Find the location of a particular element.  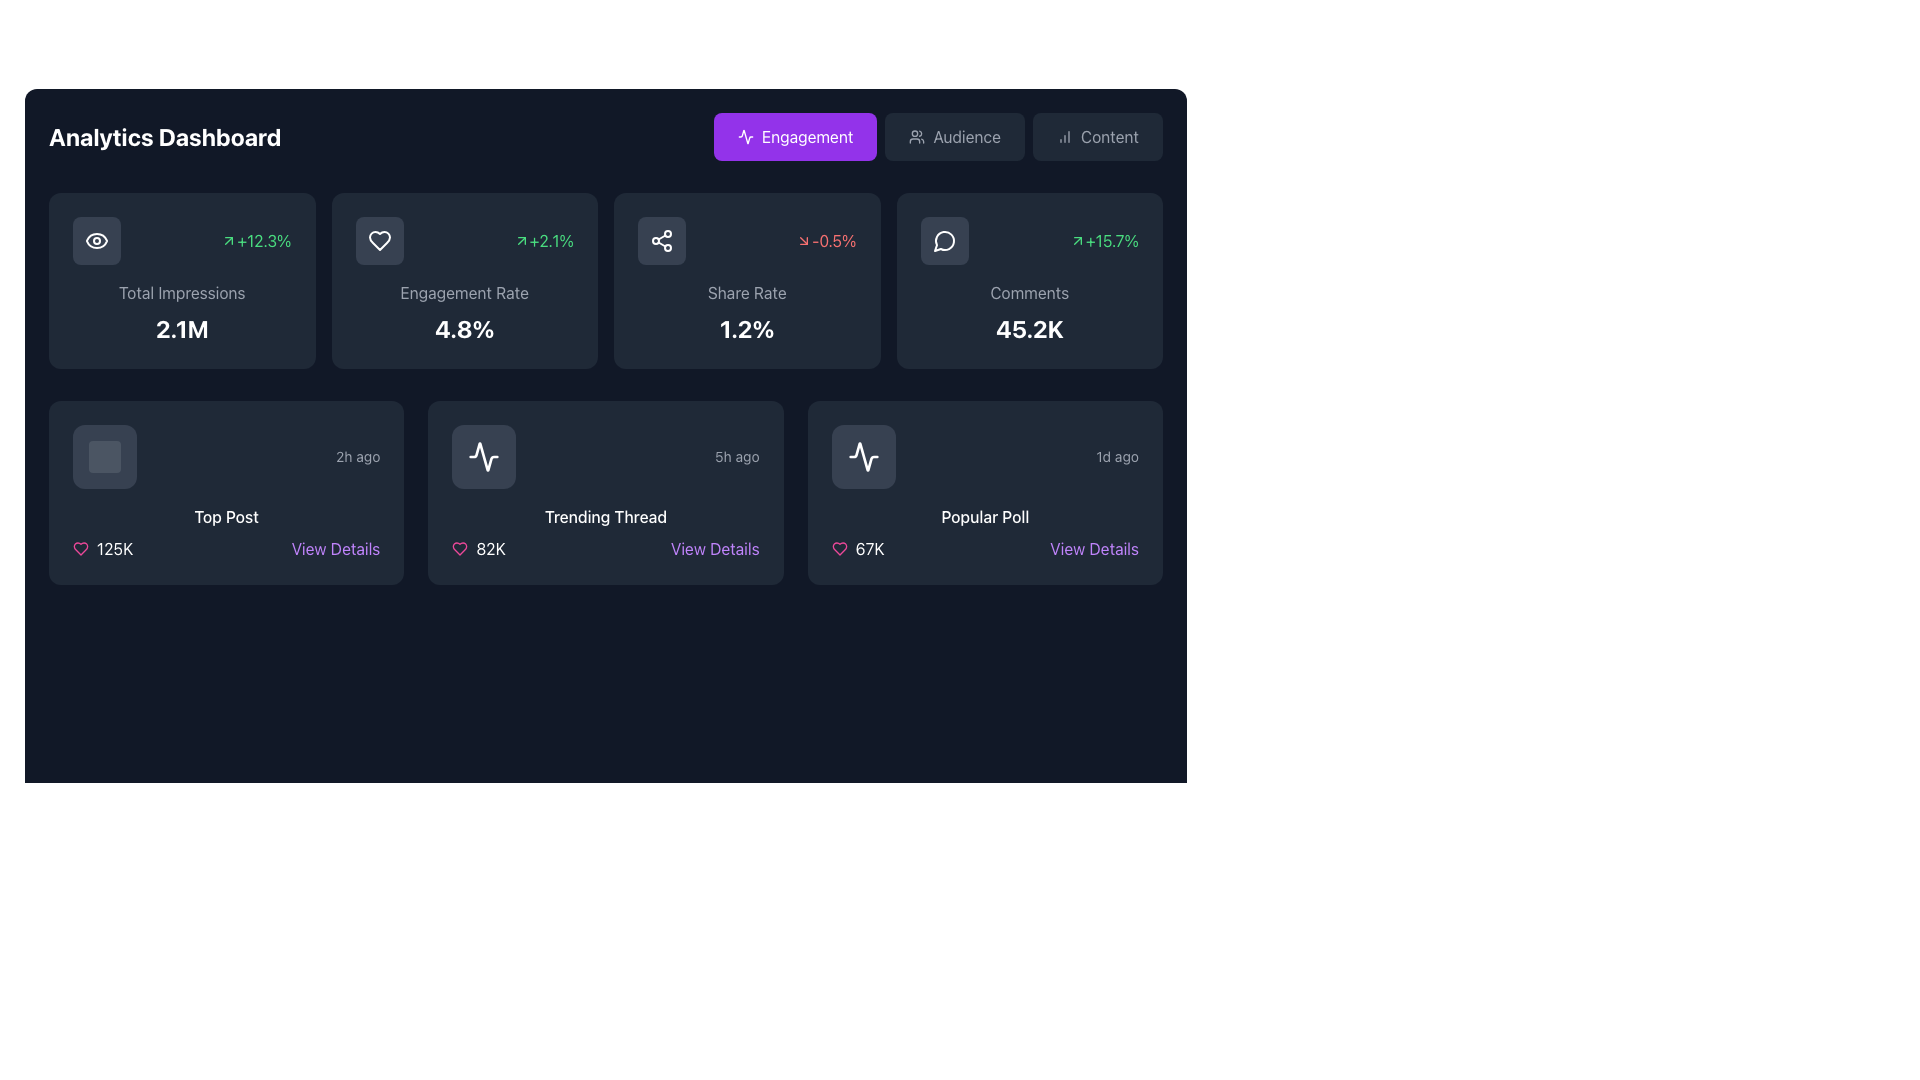

displayed information of the Text label showing '1.2%' in the 'Share Rate' section of the dashboard is located at coordinates (746, 327).